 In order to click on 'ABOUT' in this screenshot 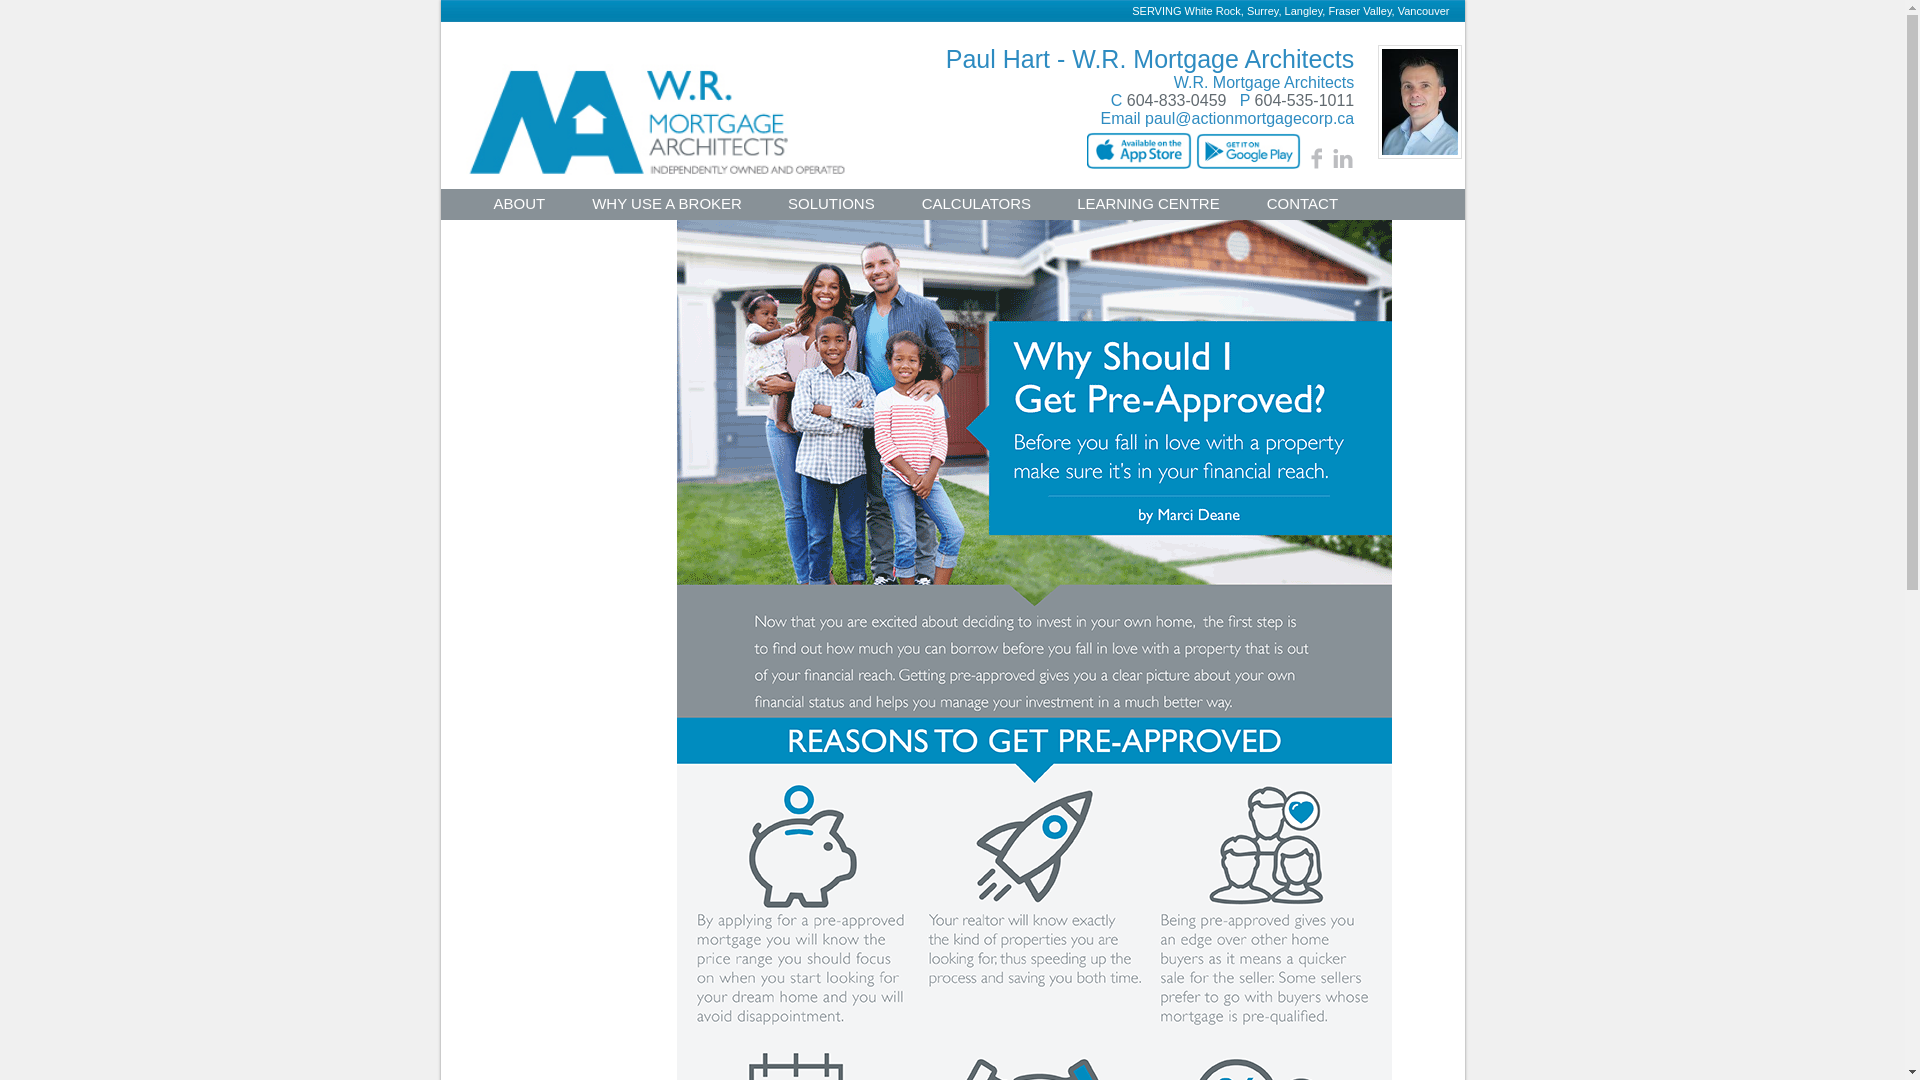, I will do `click(519, 207)`.